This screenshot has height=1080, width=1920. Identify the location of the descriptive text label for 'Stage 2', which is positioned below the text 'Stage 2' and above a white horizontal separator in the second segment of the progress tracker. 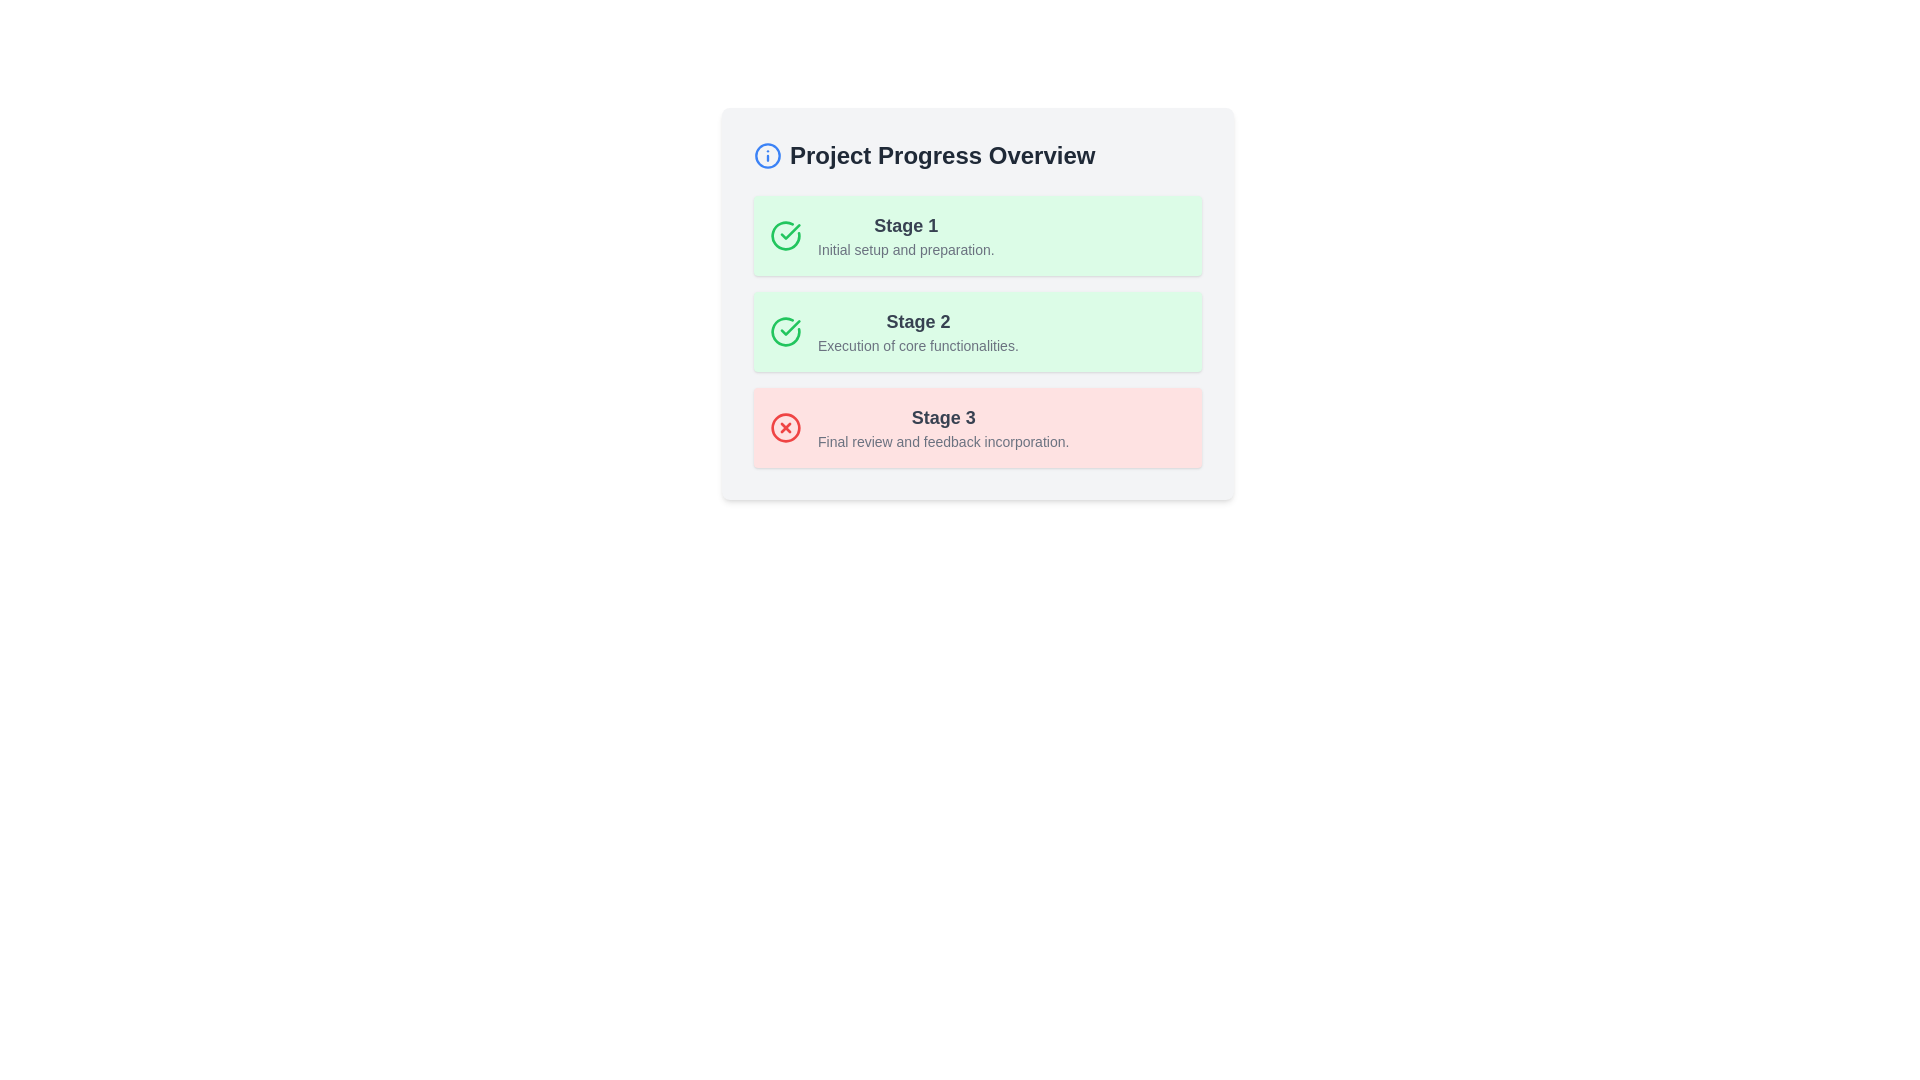
(917, 345).